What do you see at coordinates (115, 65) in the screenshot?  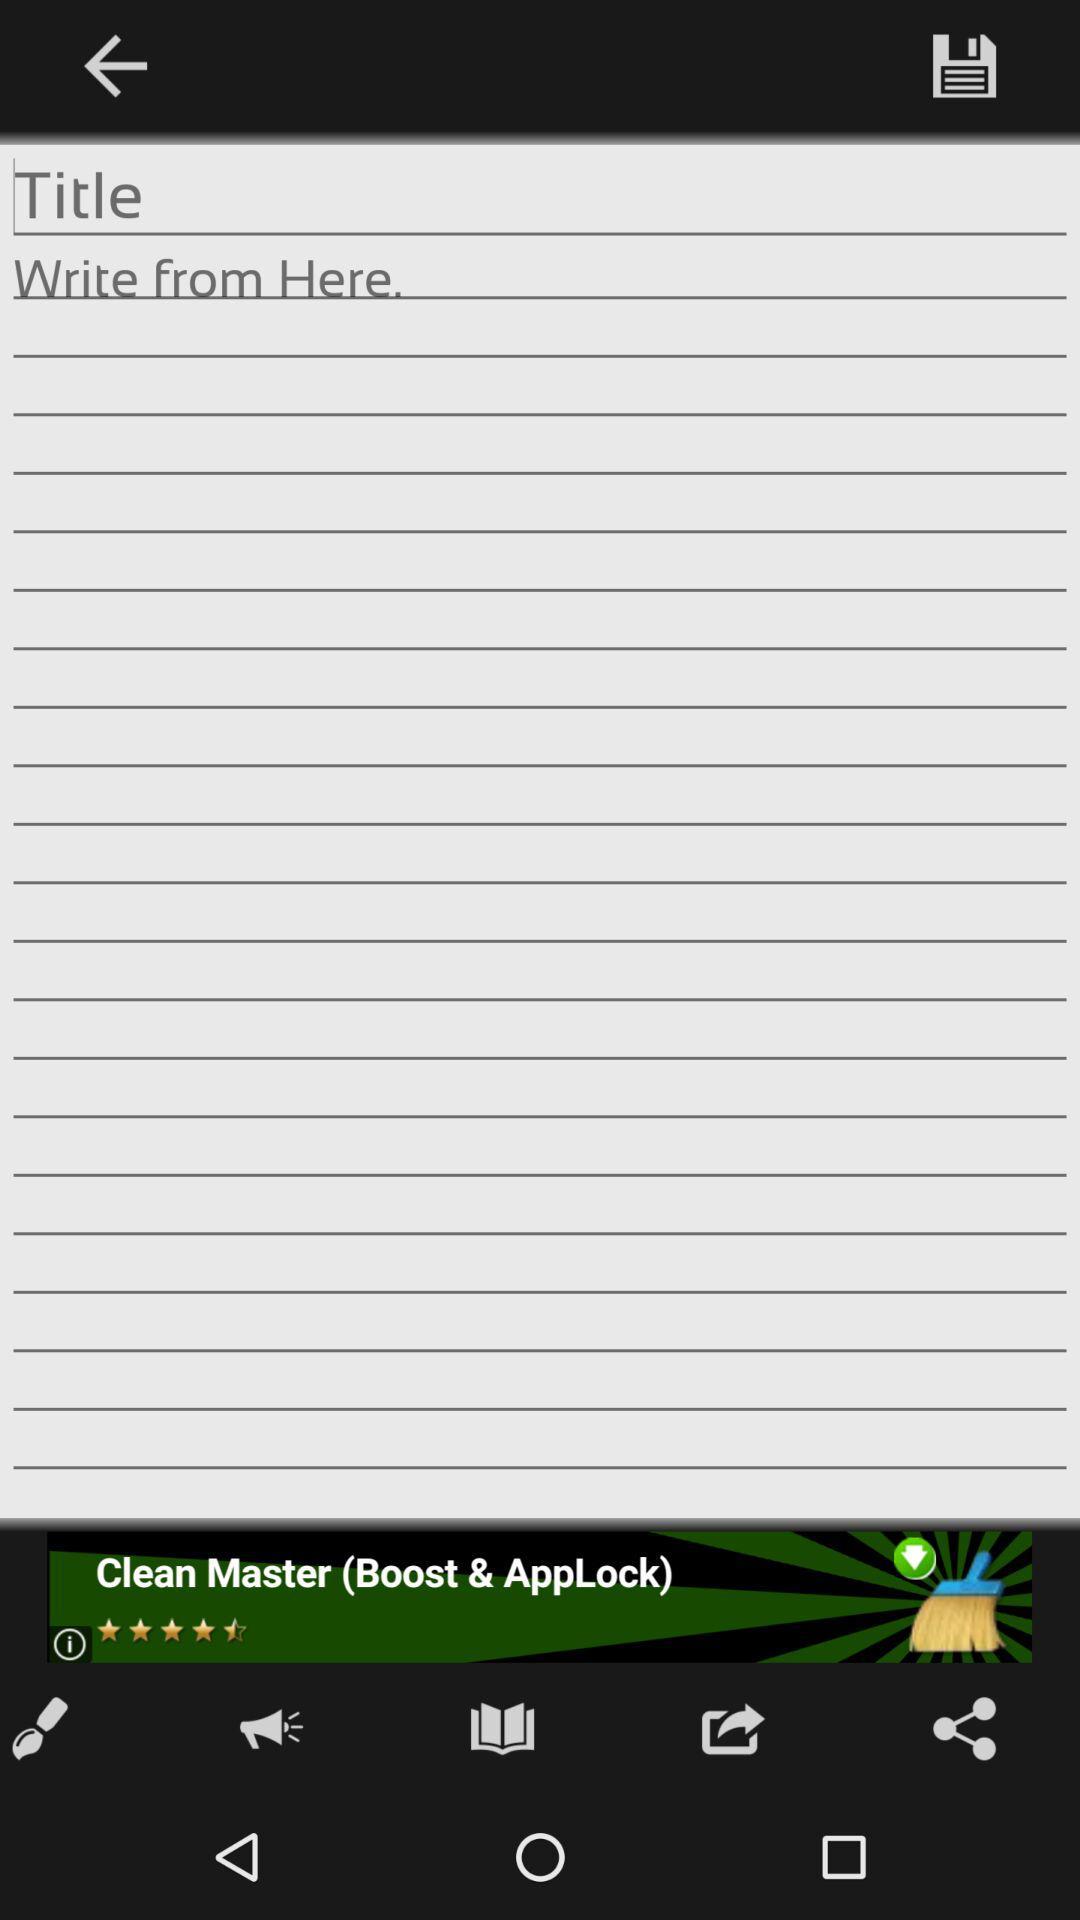 I see `the arrow_backward icon` at bounding box center [115, 65].